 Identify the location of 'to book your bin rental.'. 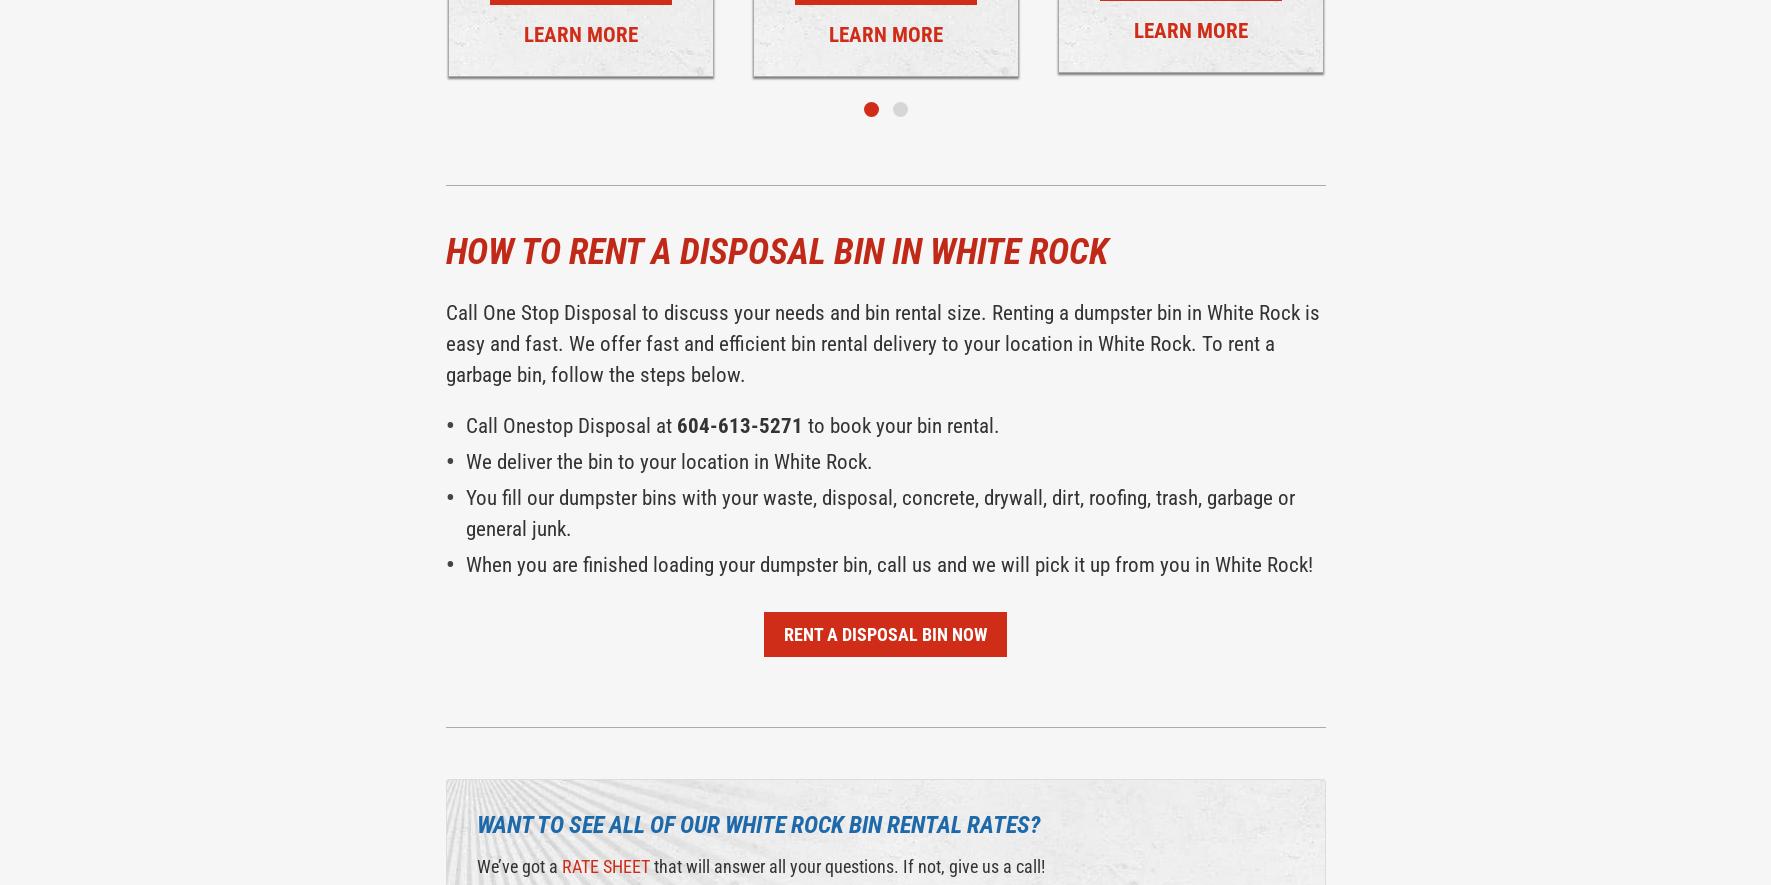
(900, 426).